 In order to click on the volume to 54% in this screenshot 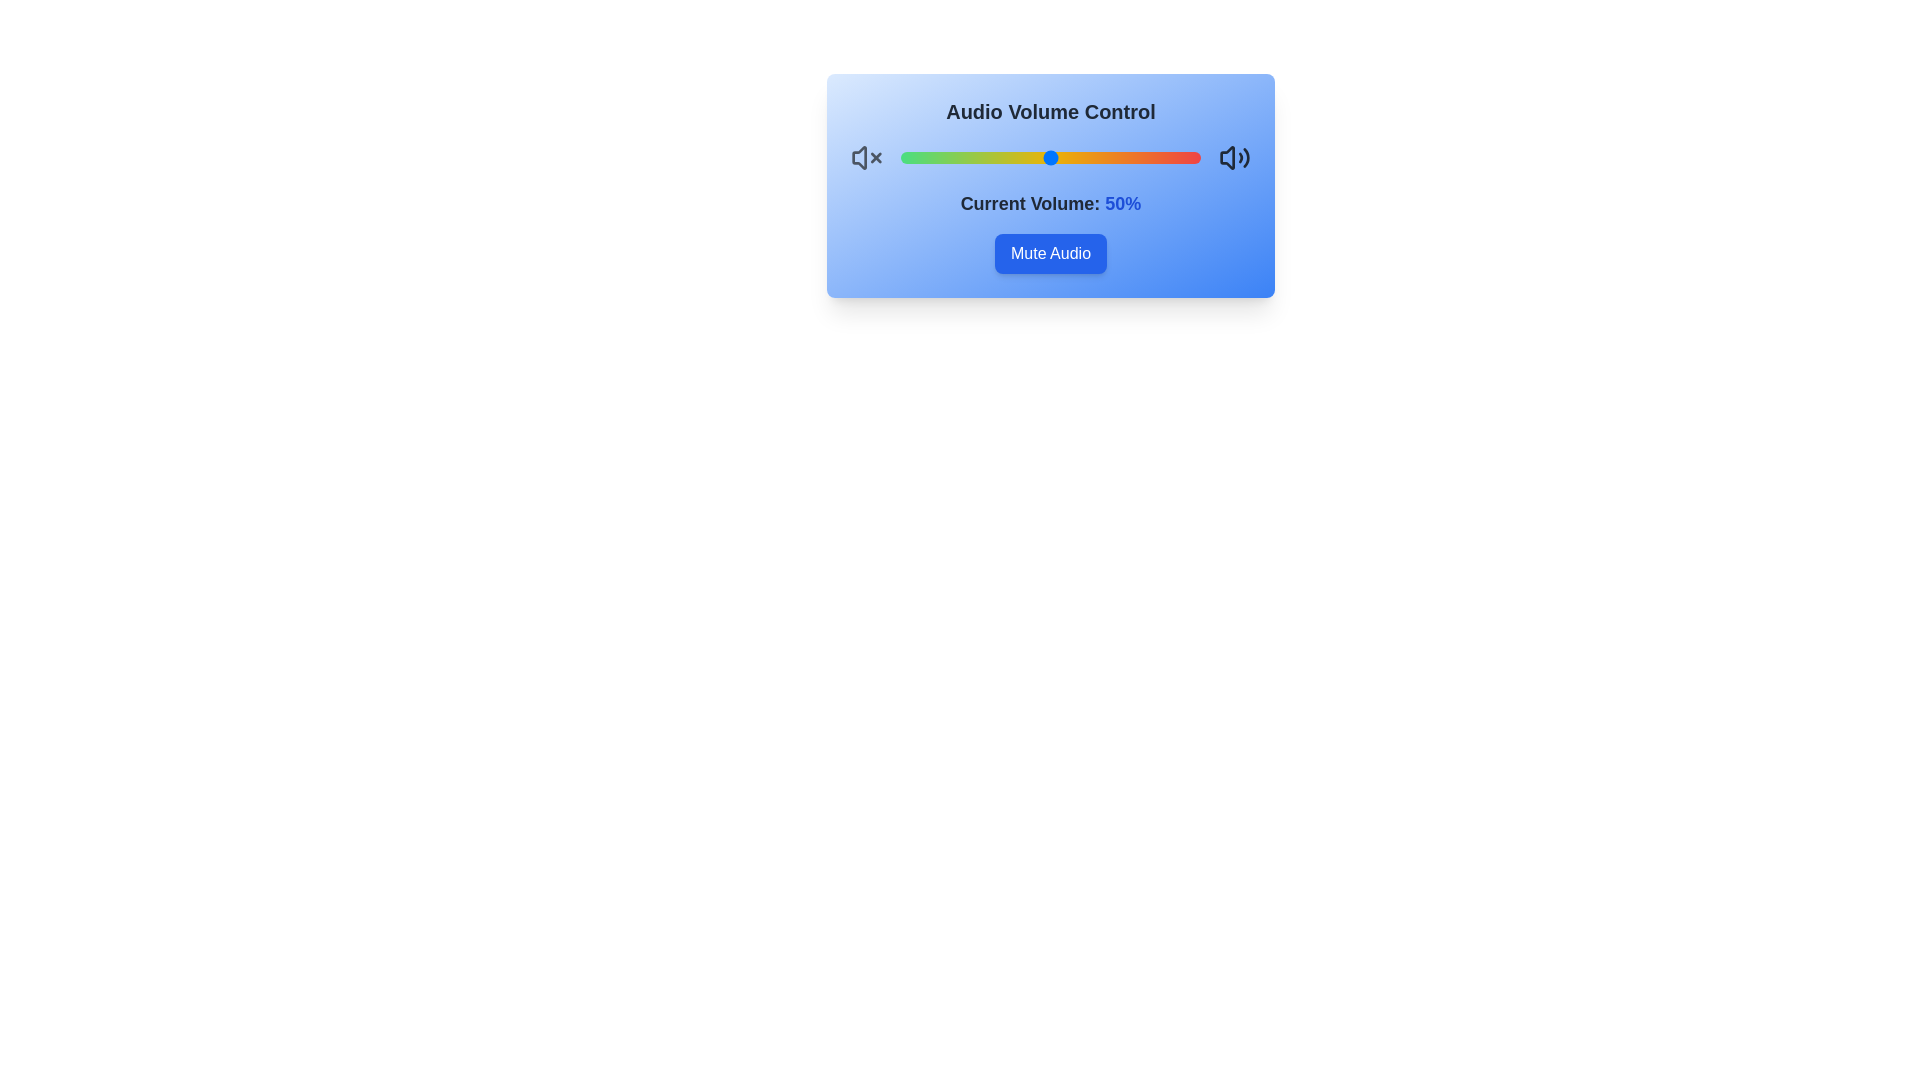, I will do `click(1061, 157)`.